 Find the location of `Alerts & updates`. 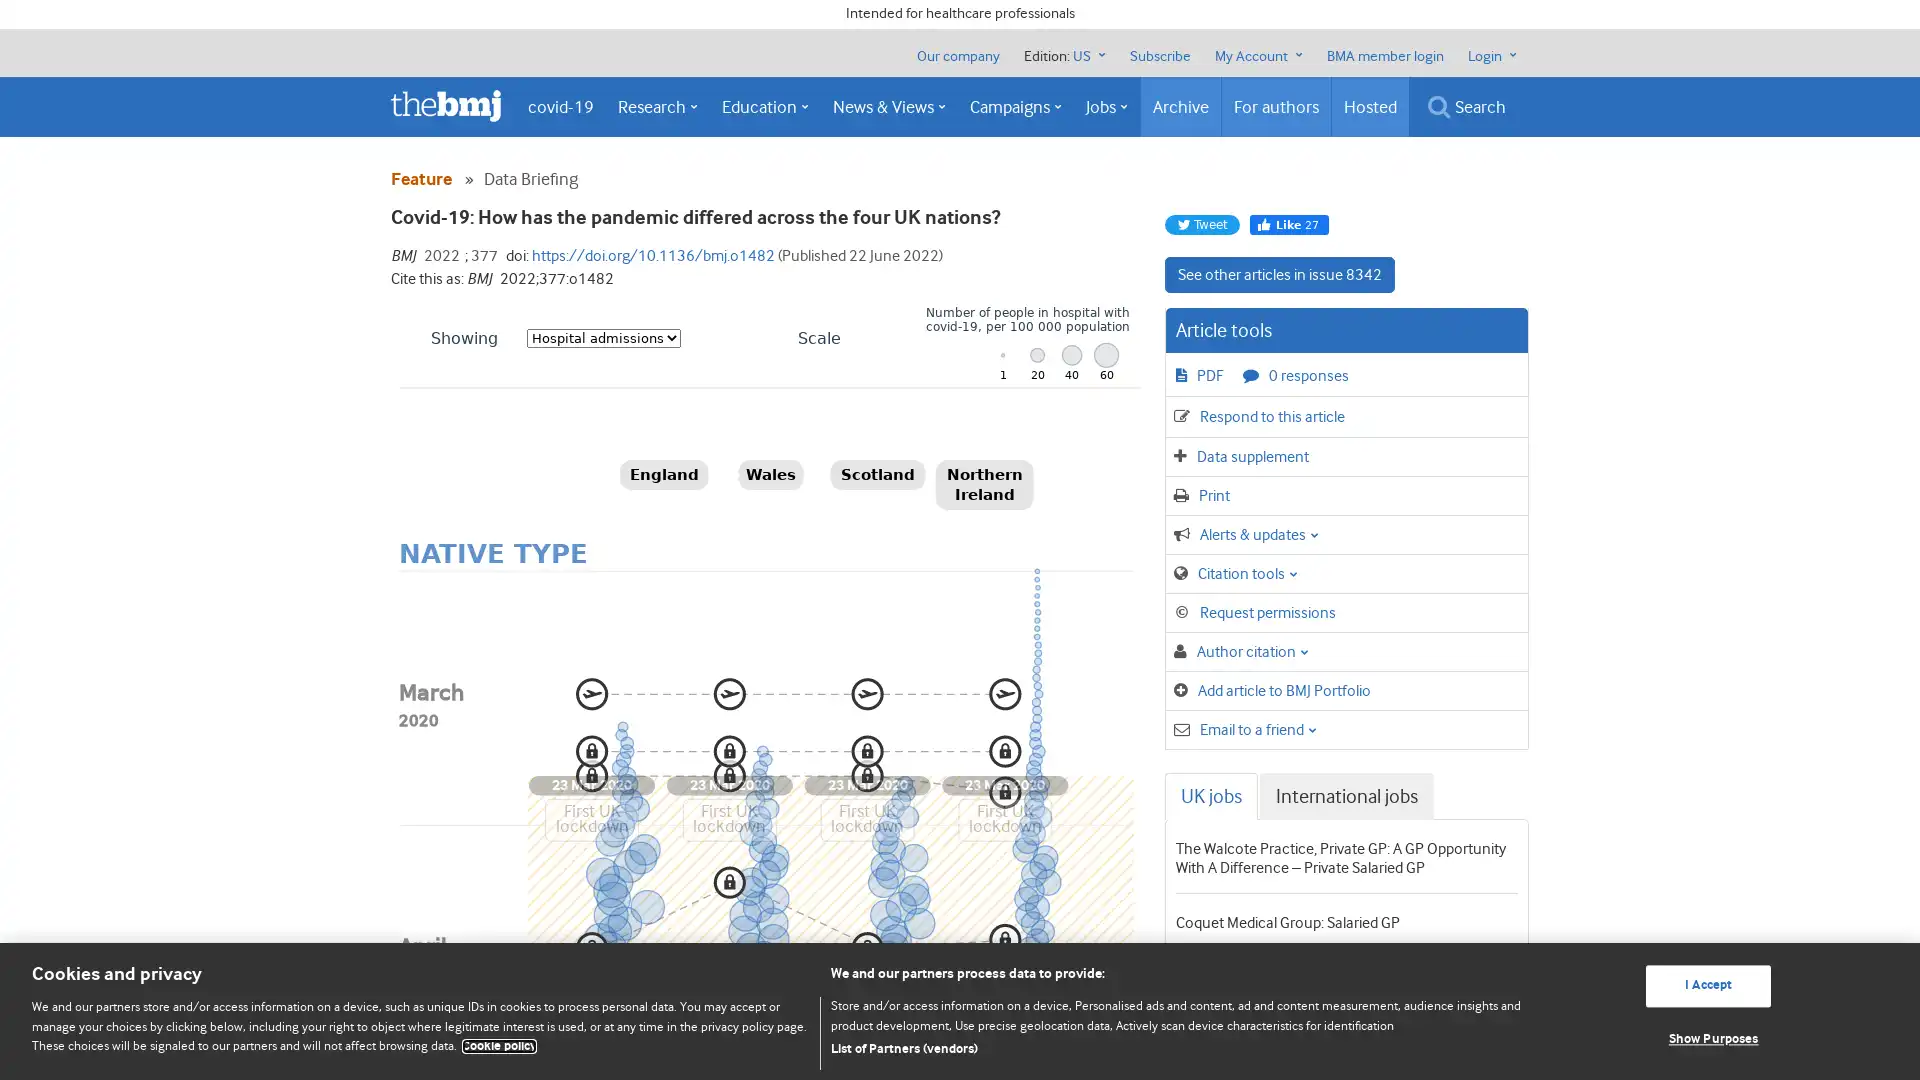

Alerts & updates is located at coordinates (1256, 534).